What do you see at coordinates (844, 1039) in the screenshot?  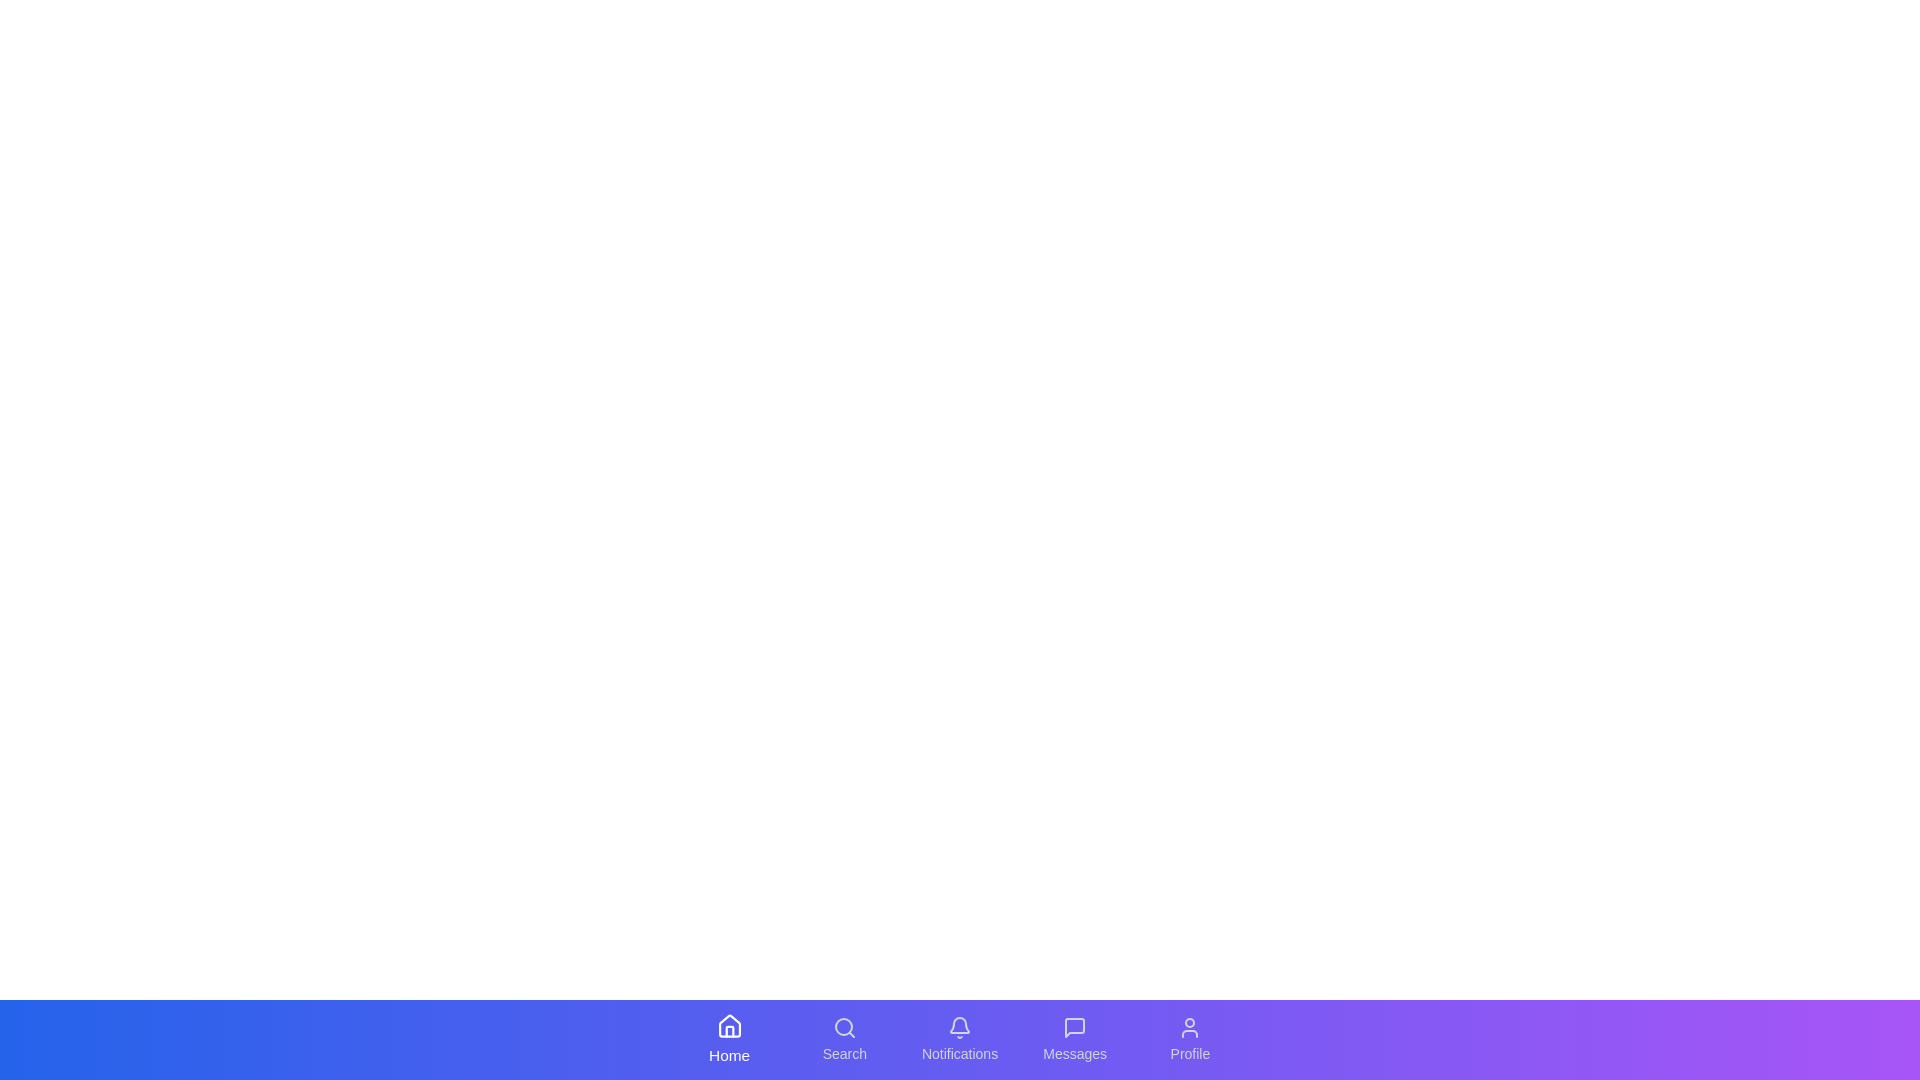 I see `the Search navigation icon to navigate to the corresponding section` at bounding box center [844, 1039].